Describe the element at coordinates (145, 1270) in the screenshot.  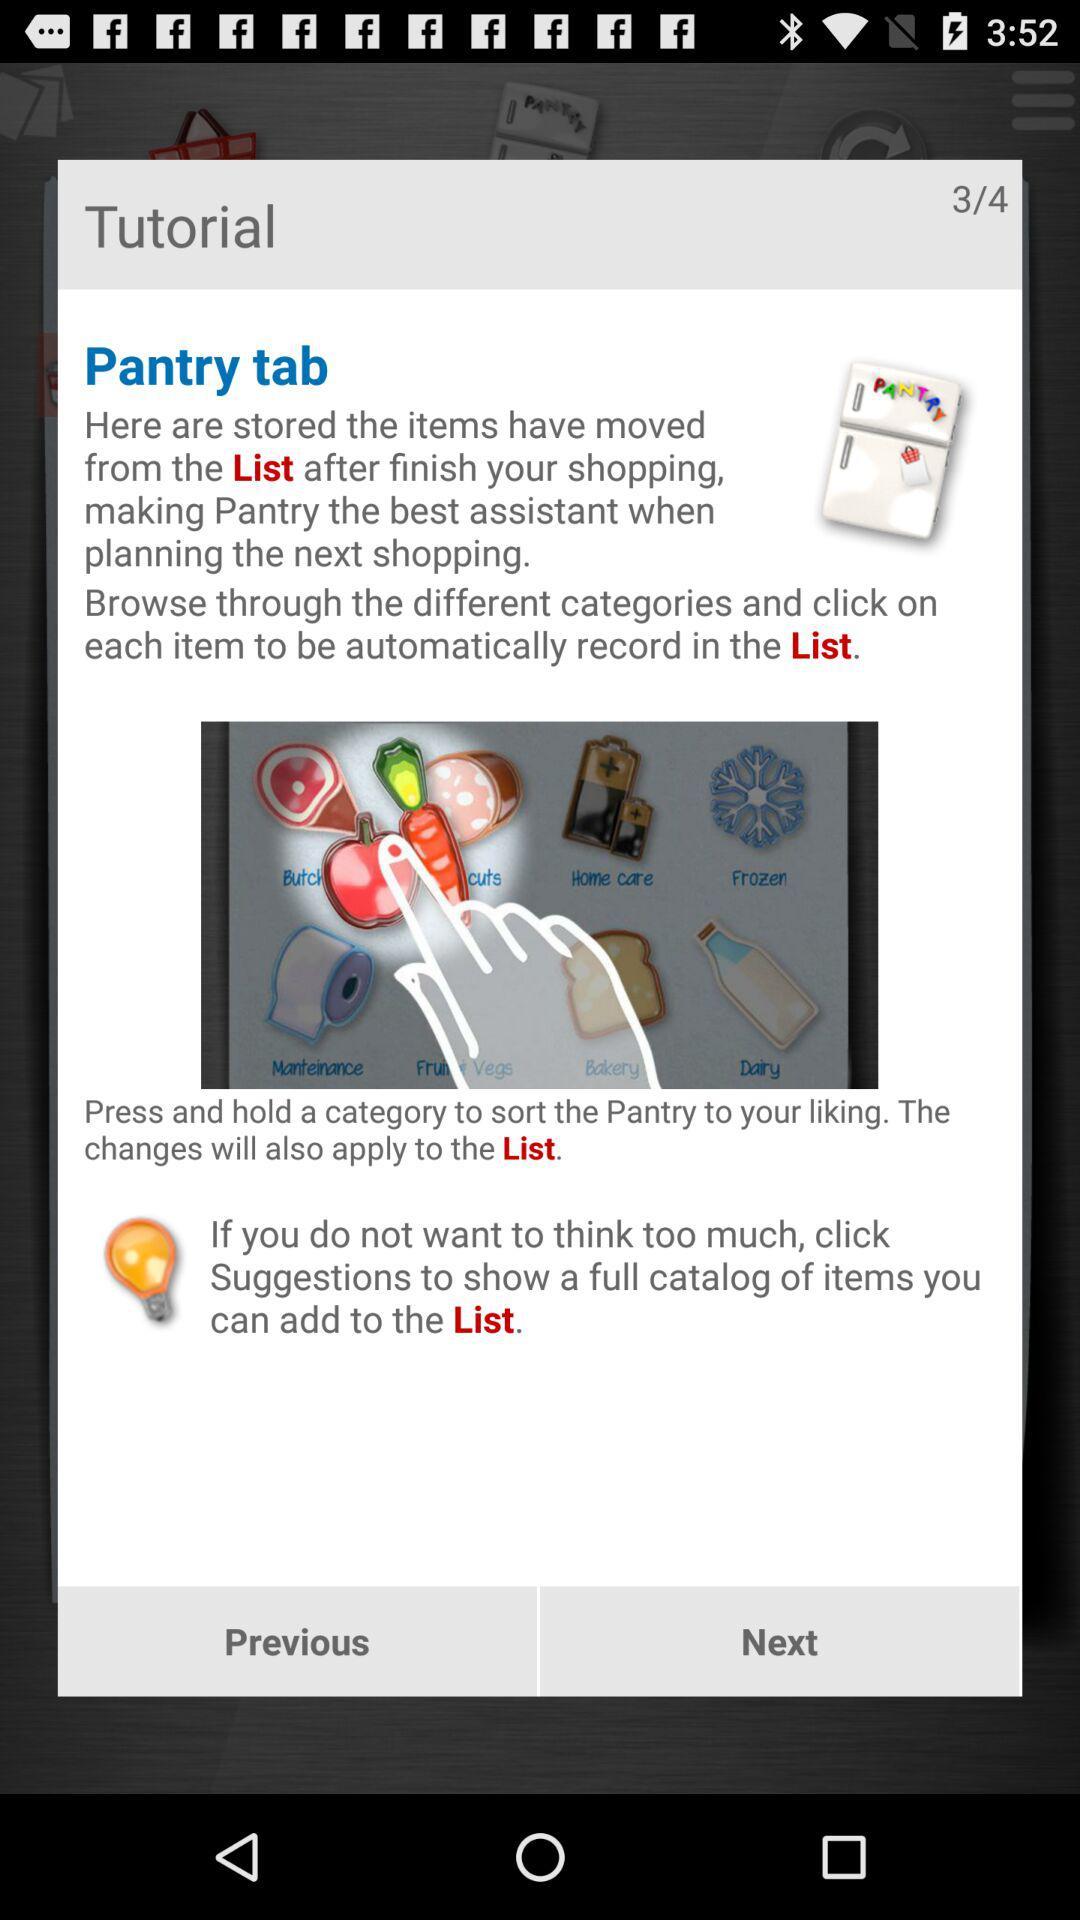
I see `the bulb image` at that location.